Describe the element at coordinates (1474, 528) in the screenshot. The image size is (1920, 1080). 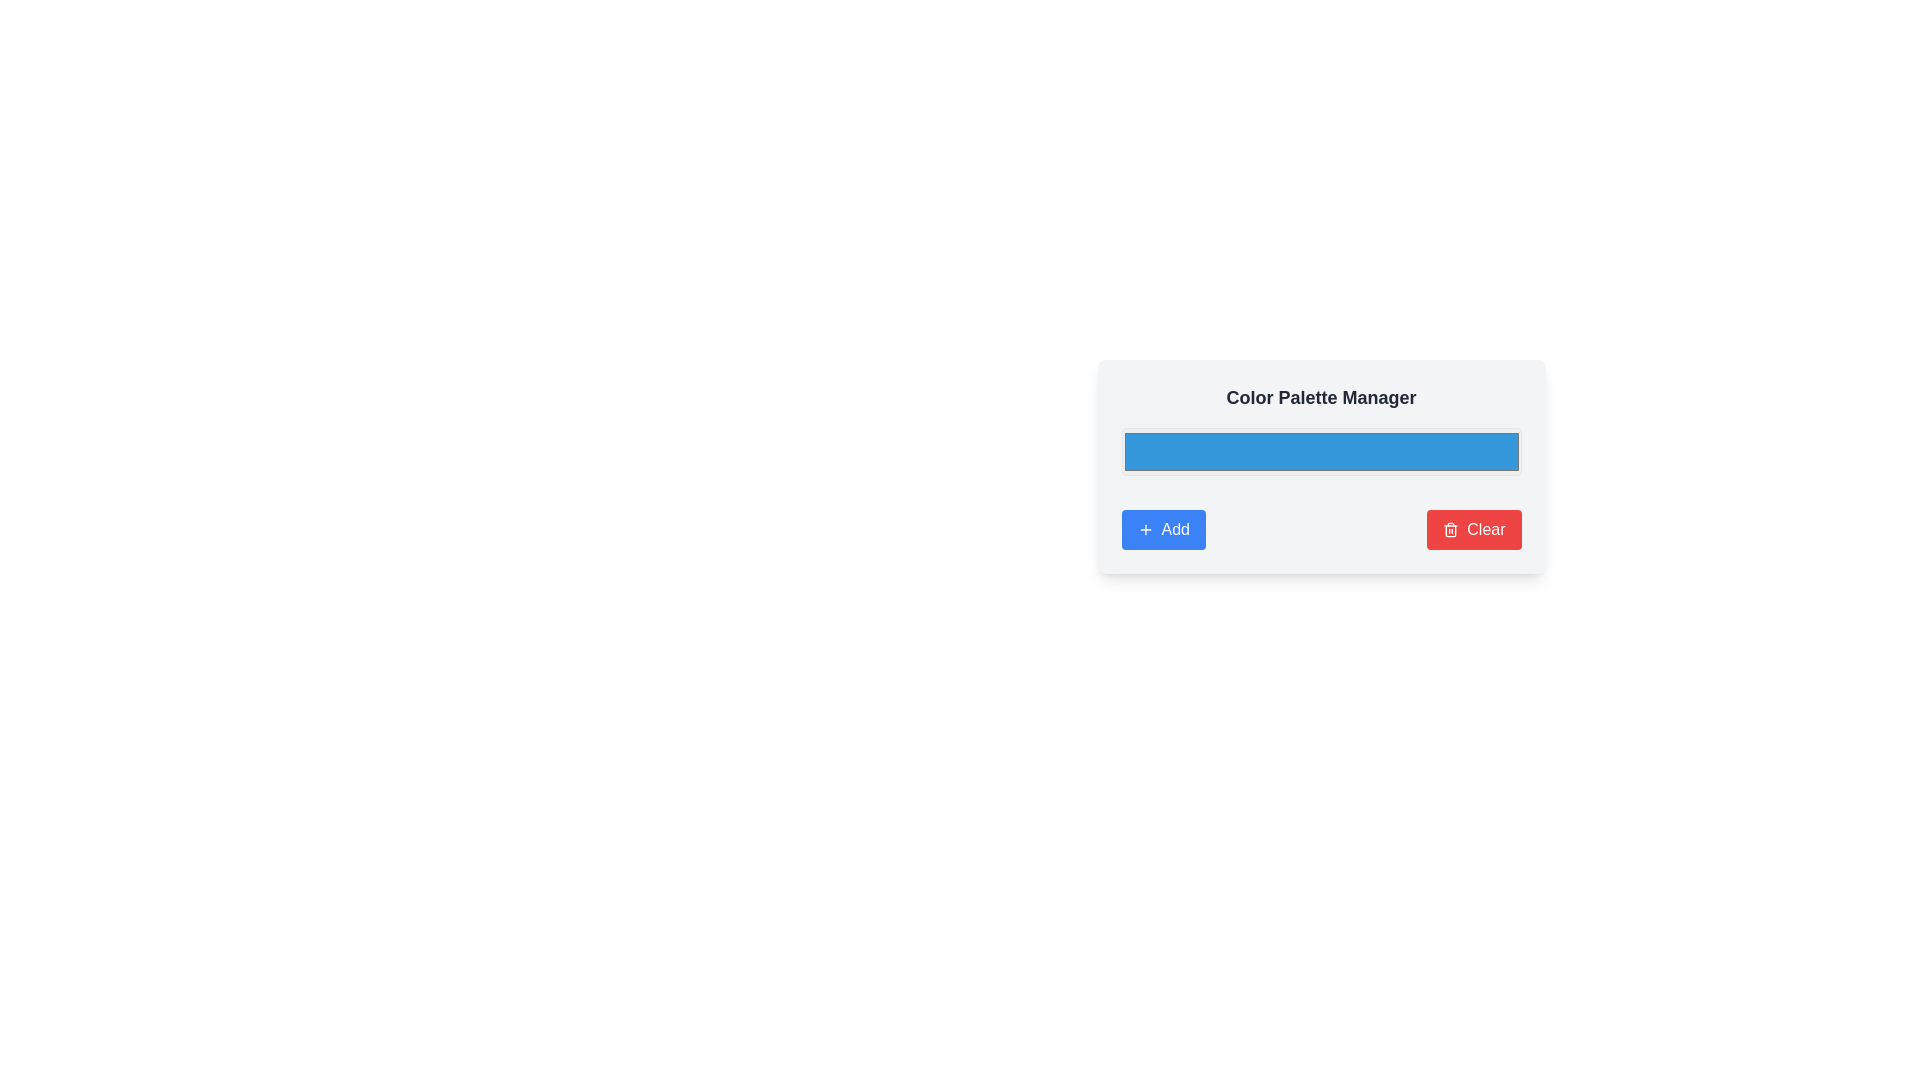
I see `the 'Clear' button located at the bottom-right corner of the 'Color Palette Manager' interface` at that location.